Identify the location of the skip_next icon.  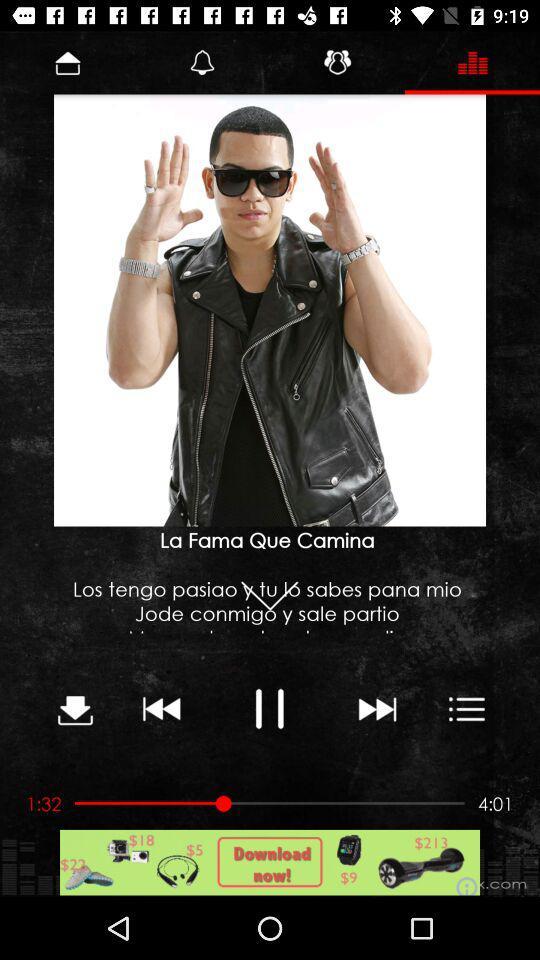
(376, 708).